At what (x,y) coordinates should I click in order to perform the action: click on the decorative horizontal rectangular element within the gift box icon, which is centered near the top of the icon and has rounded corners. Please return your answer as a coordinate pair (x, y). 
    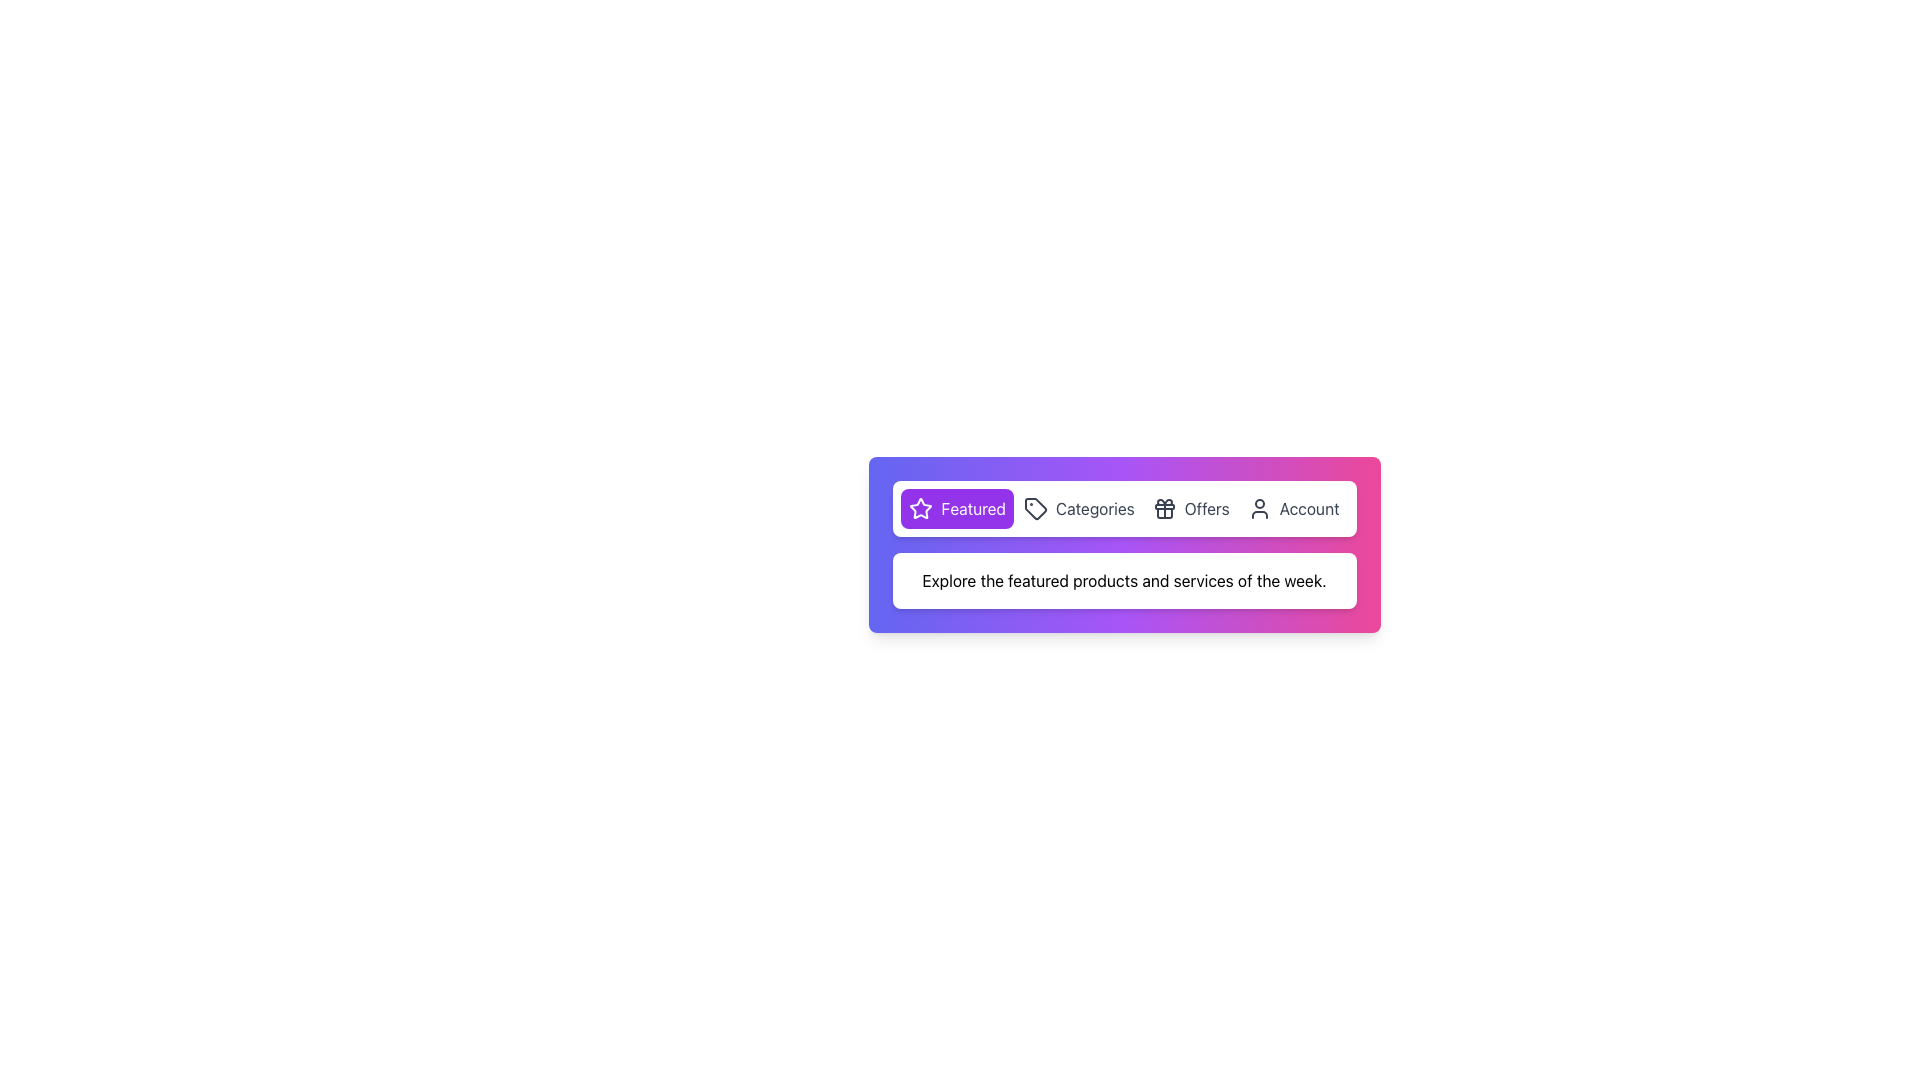
    Looking at the image, I should click on (1164, 505).